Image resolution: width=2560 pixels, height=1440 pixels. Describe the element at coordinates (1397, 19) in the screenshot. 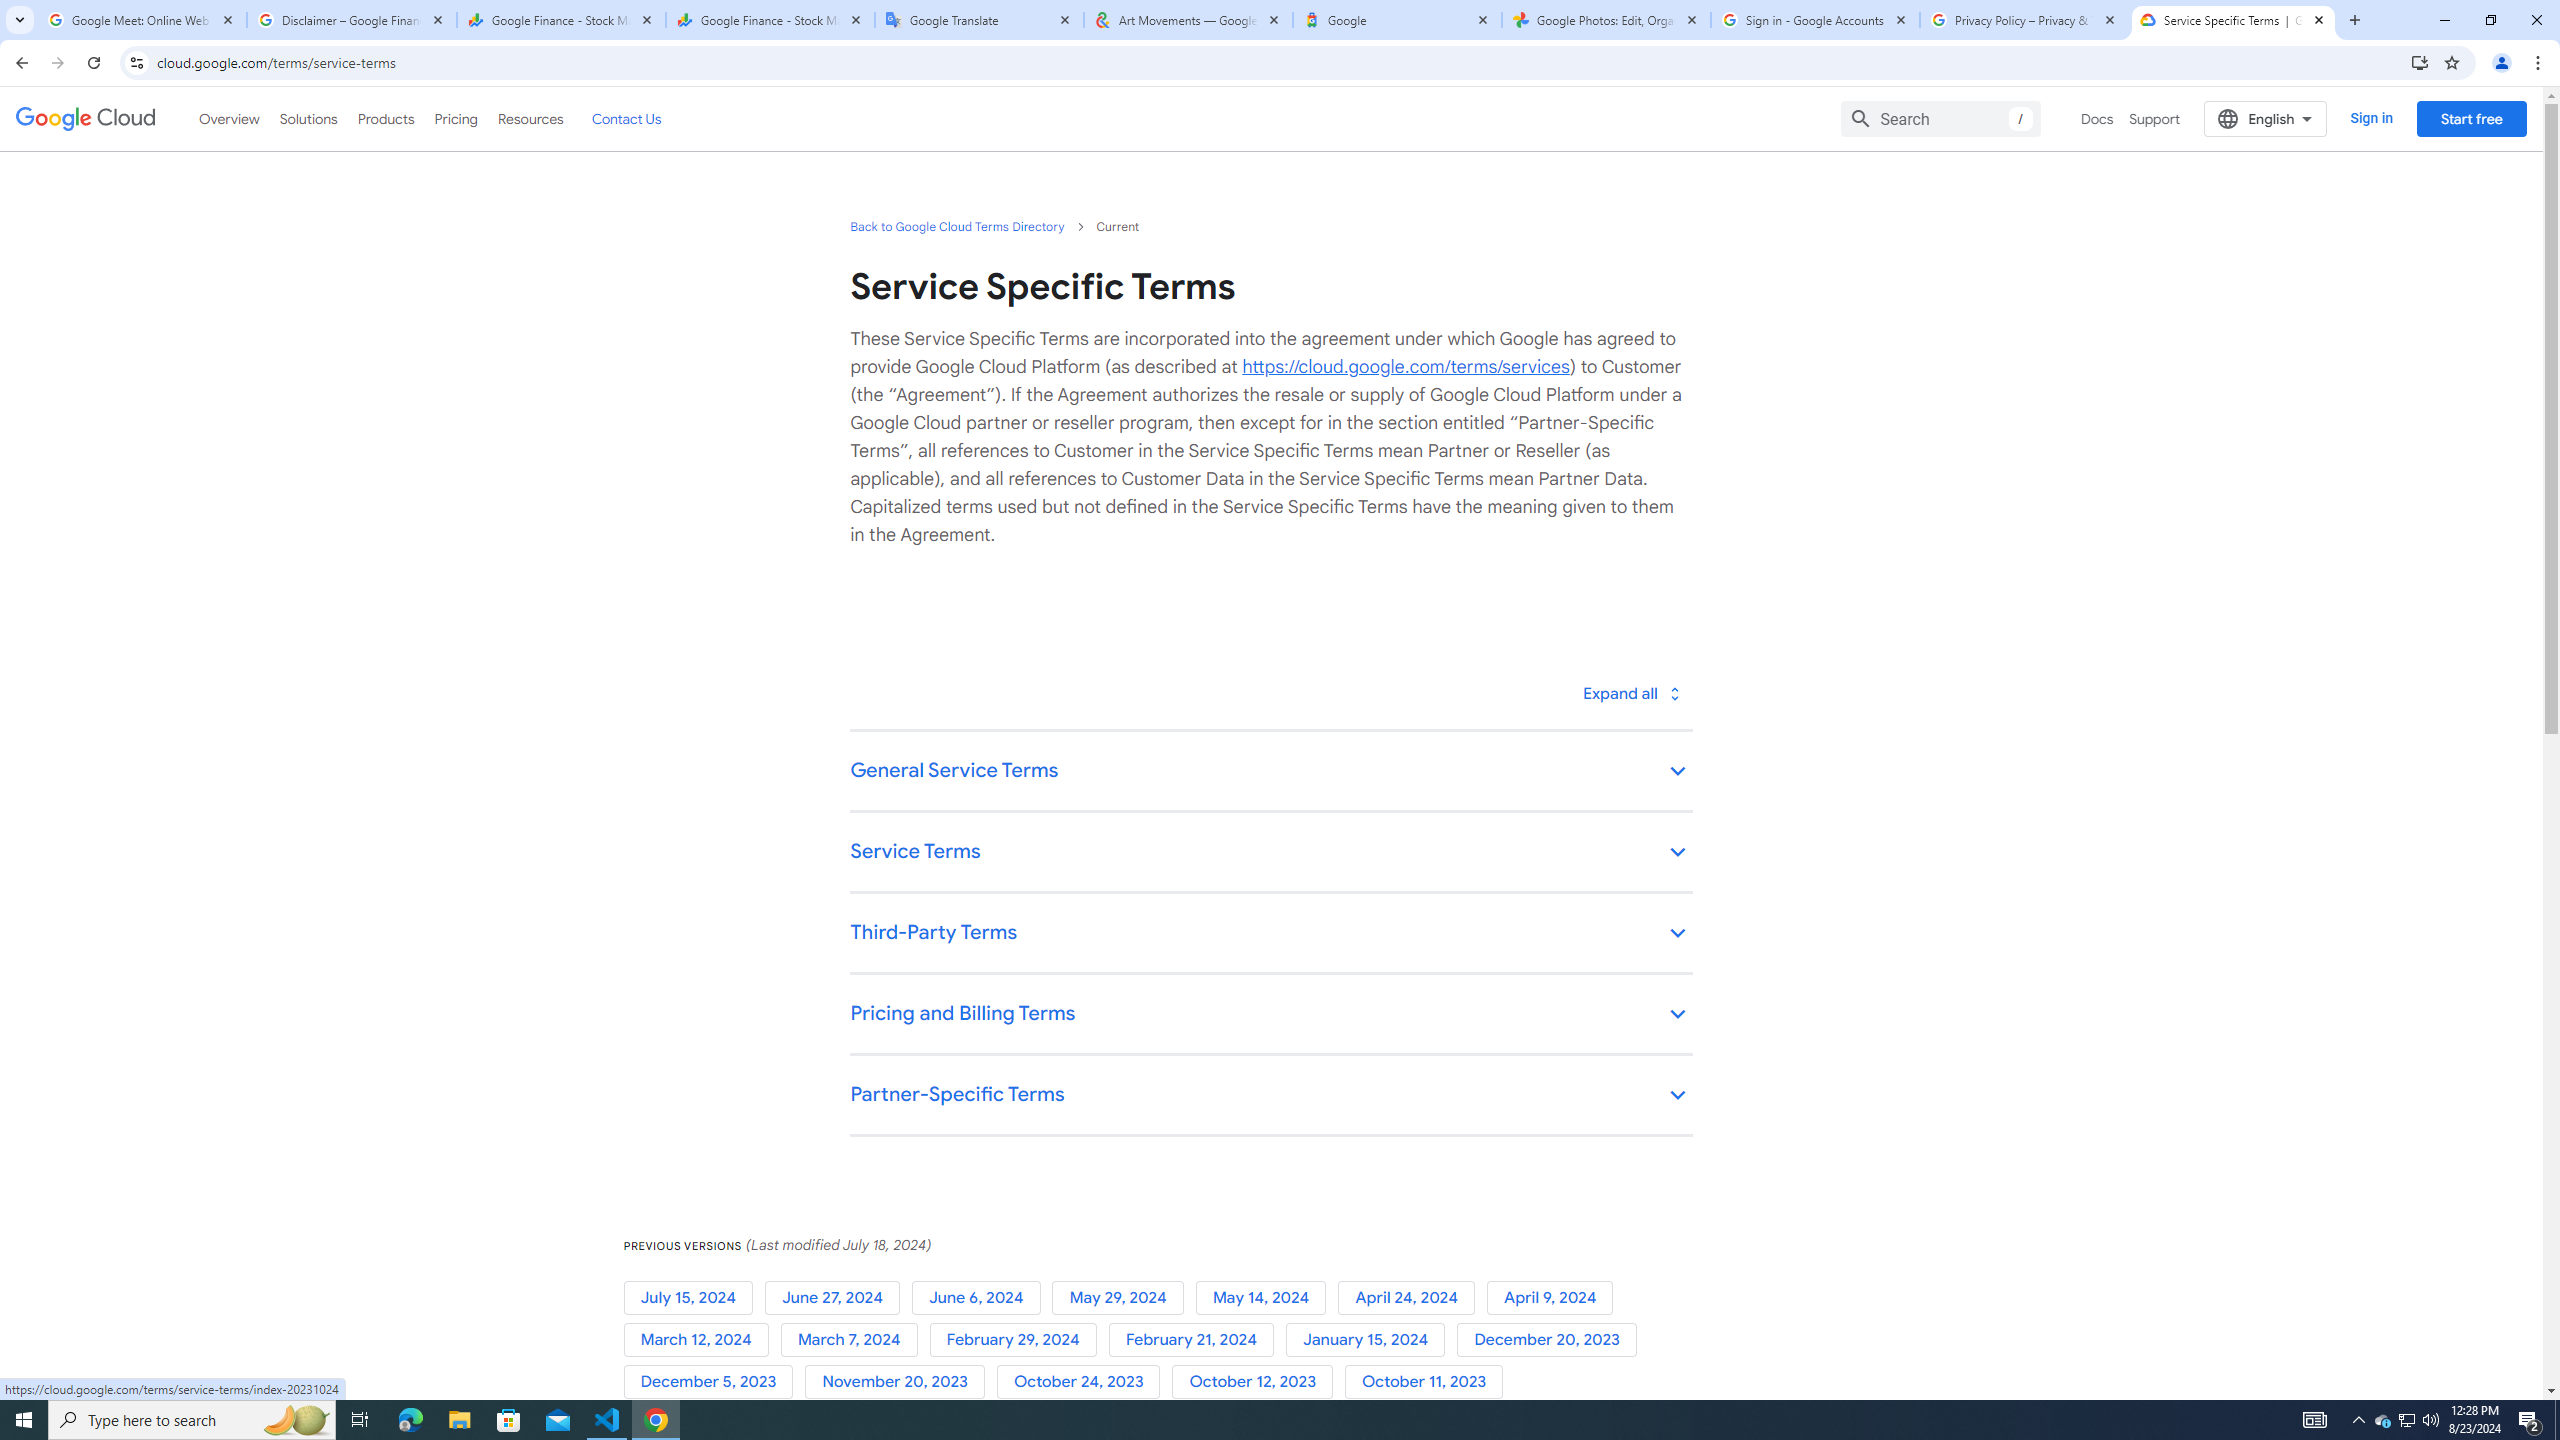

I see `'Google'` at that location.